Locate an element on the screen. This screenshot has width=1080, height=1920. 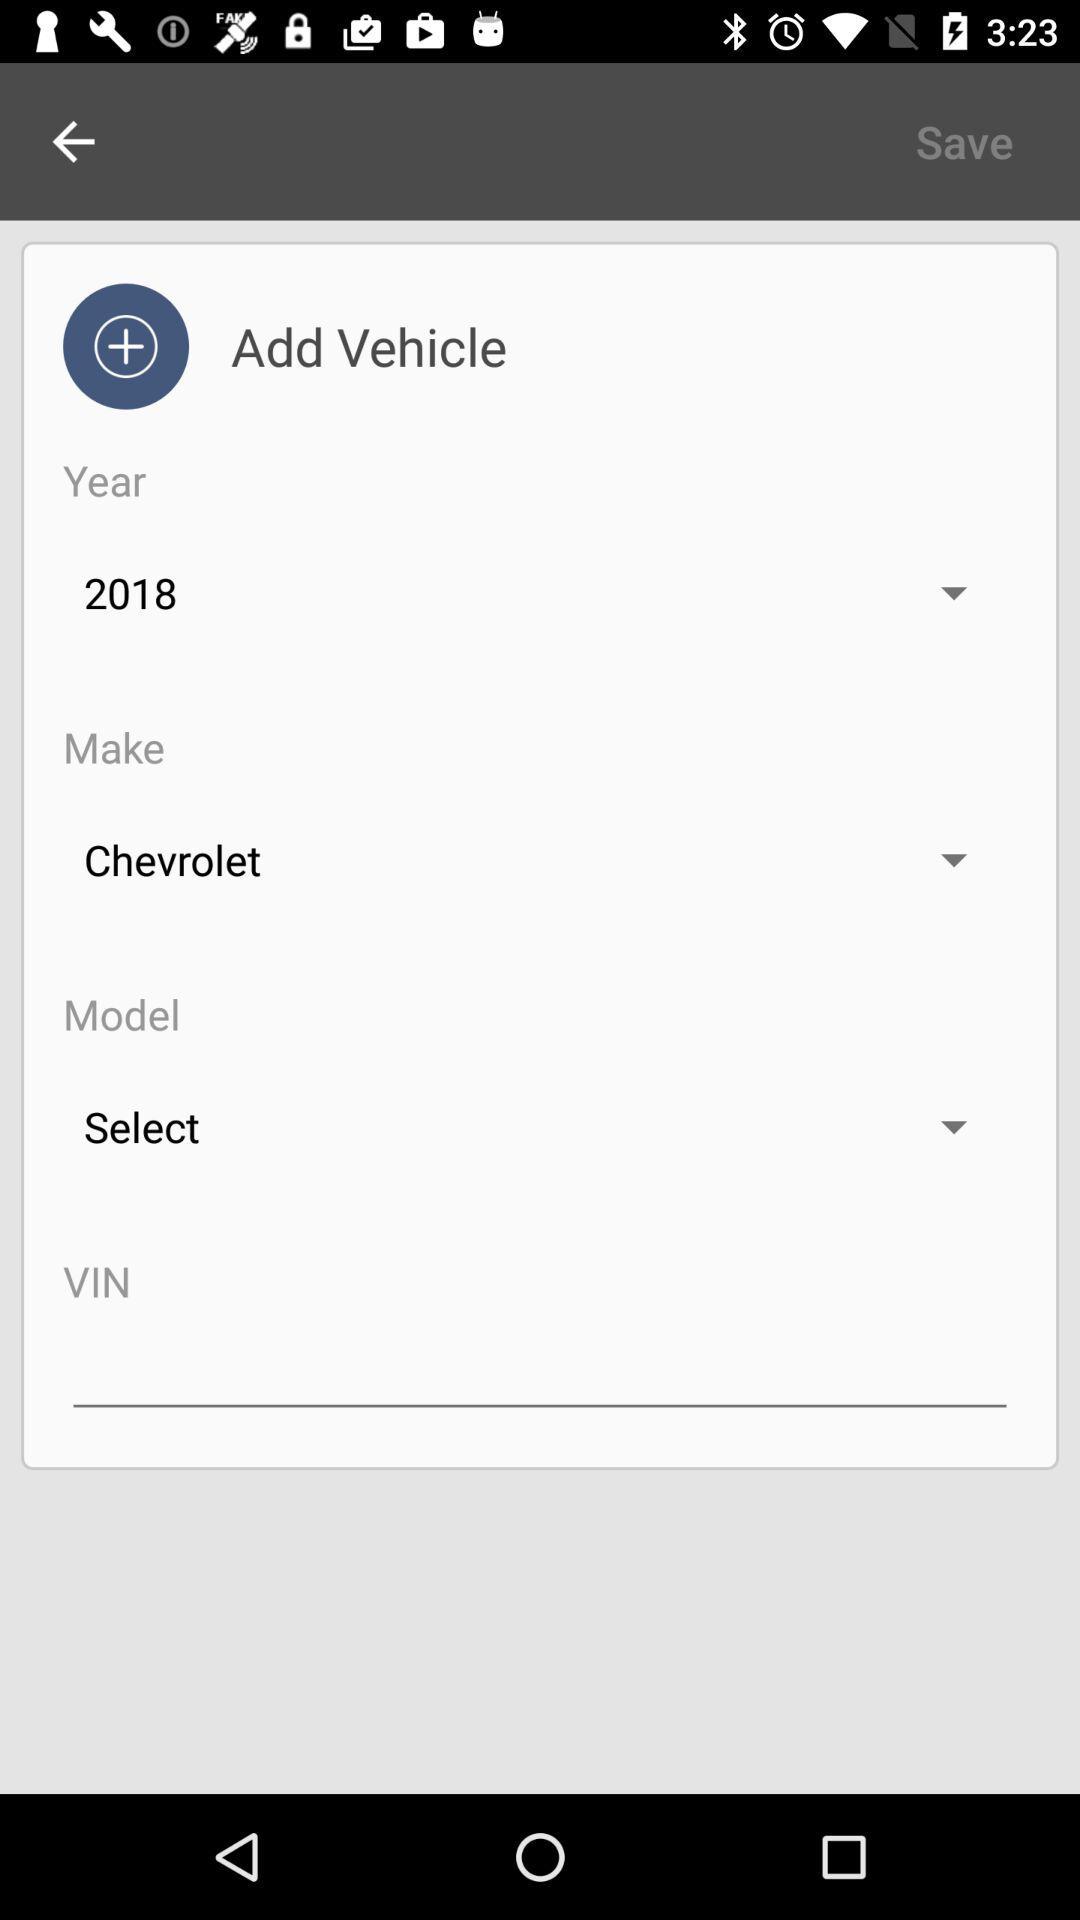
the arrow_backward icon is located at coordinates (72, 140).